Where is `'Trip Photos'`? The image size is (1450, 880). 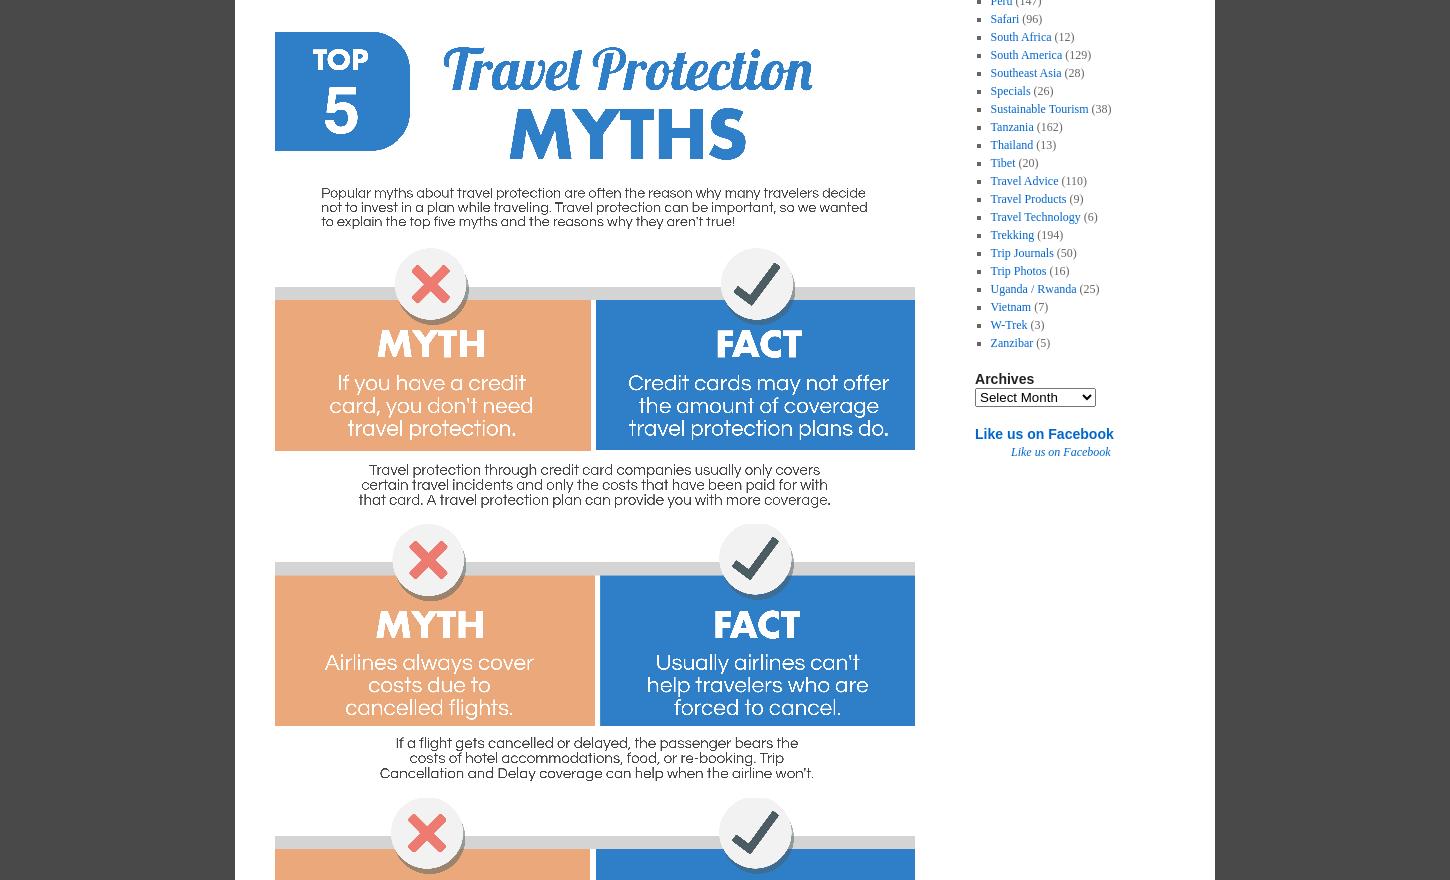
'Trip Photos' is located at coordinates (1018, 271).